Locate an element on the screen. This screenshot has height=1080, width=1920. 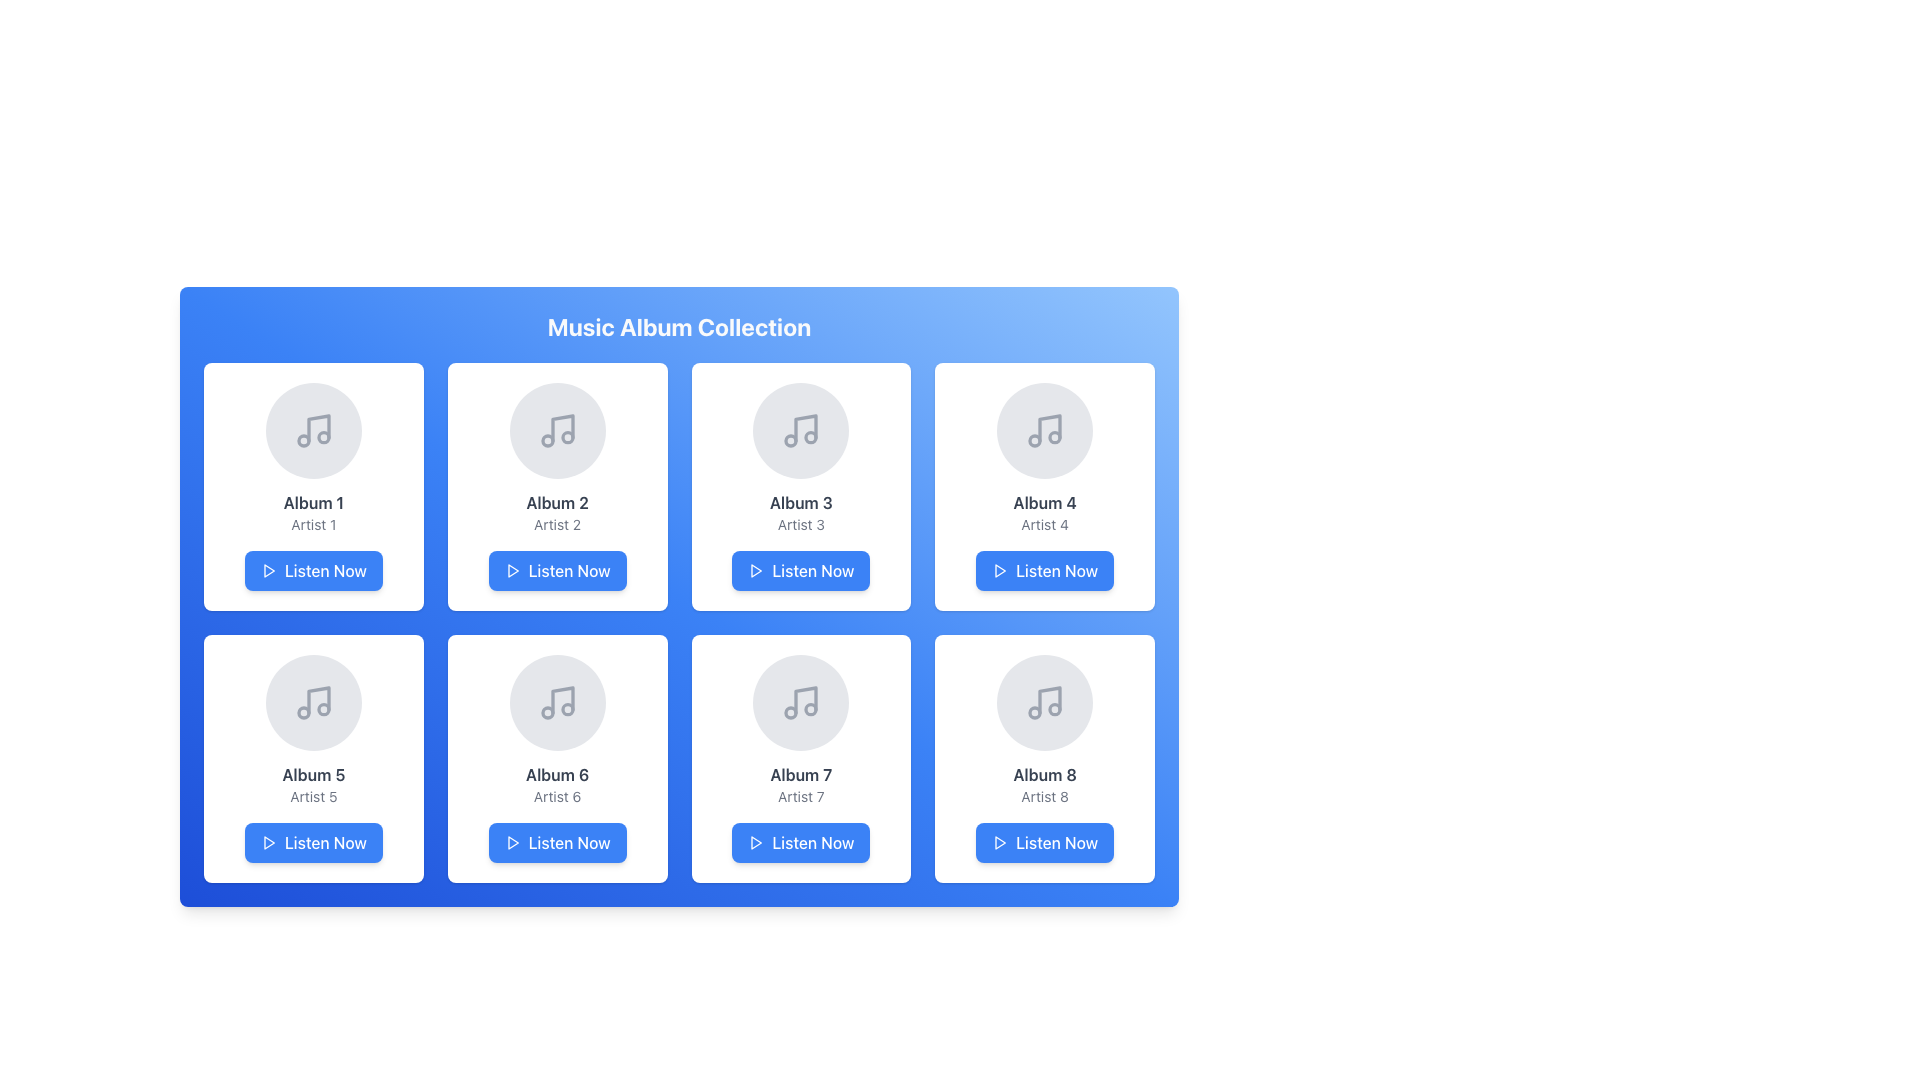
the decorative SVG Circle element of the music note icon located in the sixth grid cell in the bottom-left quadrant is located at coordinates (547, 712).